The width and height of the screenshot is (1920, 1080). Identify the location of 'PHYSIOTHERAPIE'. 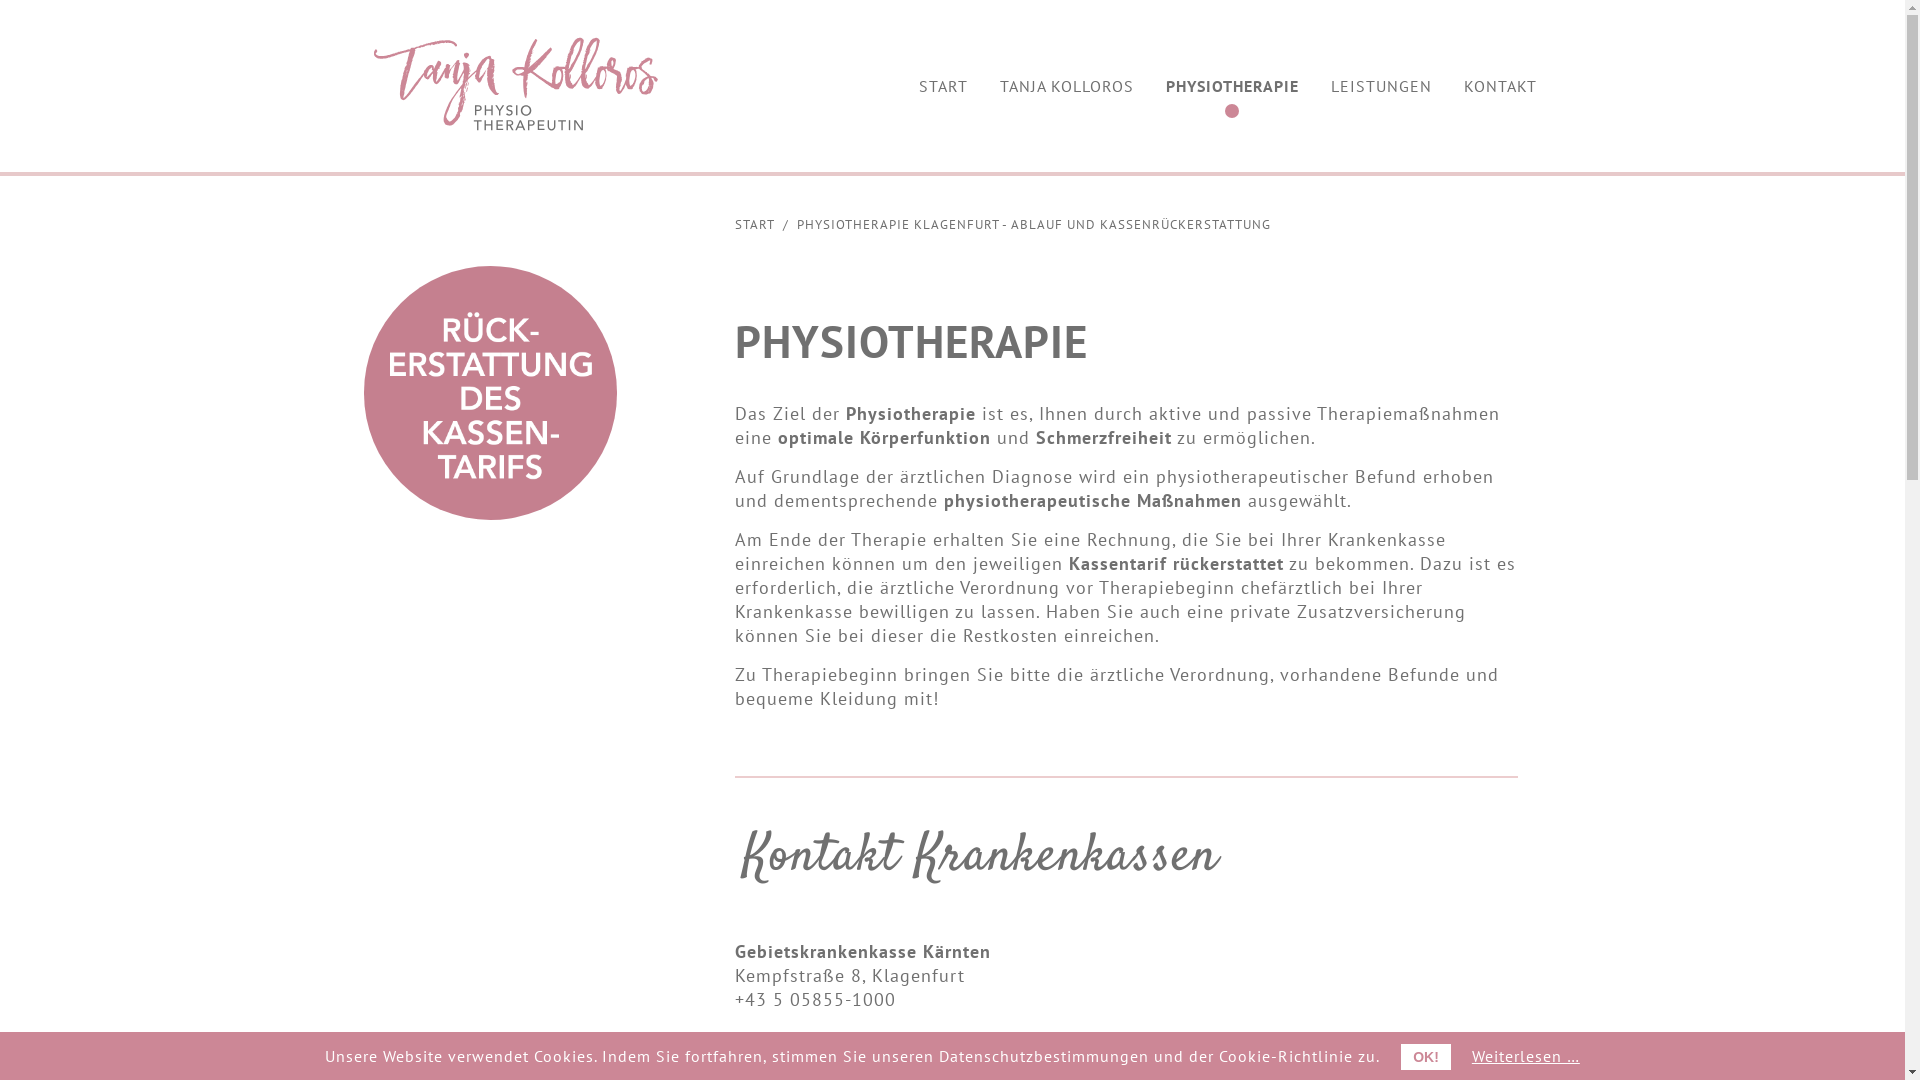
(1231, 84).